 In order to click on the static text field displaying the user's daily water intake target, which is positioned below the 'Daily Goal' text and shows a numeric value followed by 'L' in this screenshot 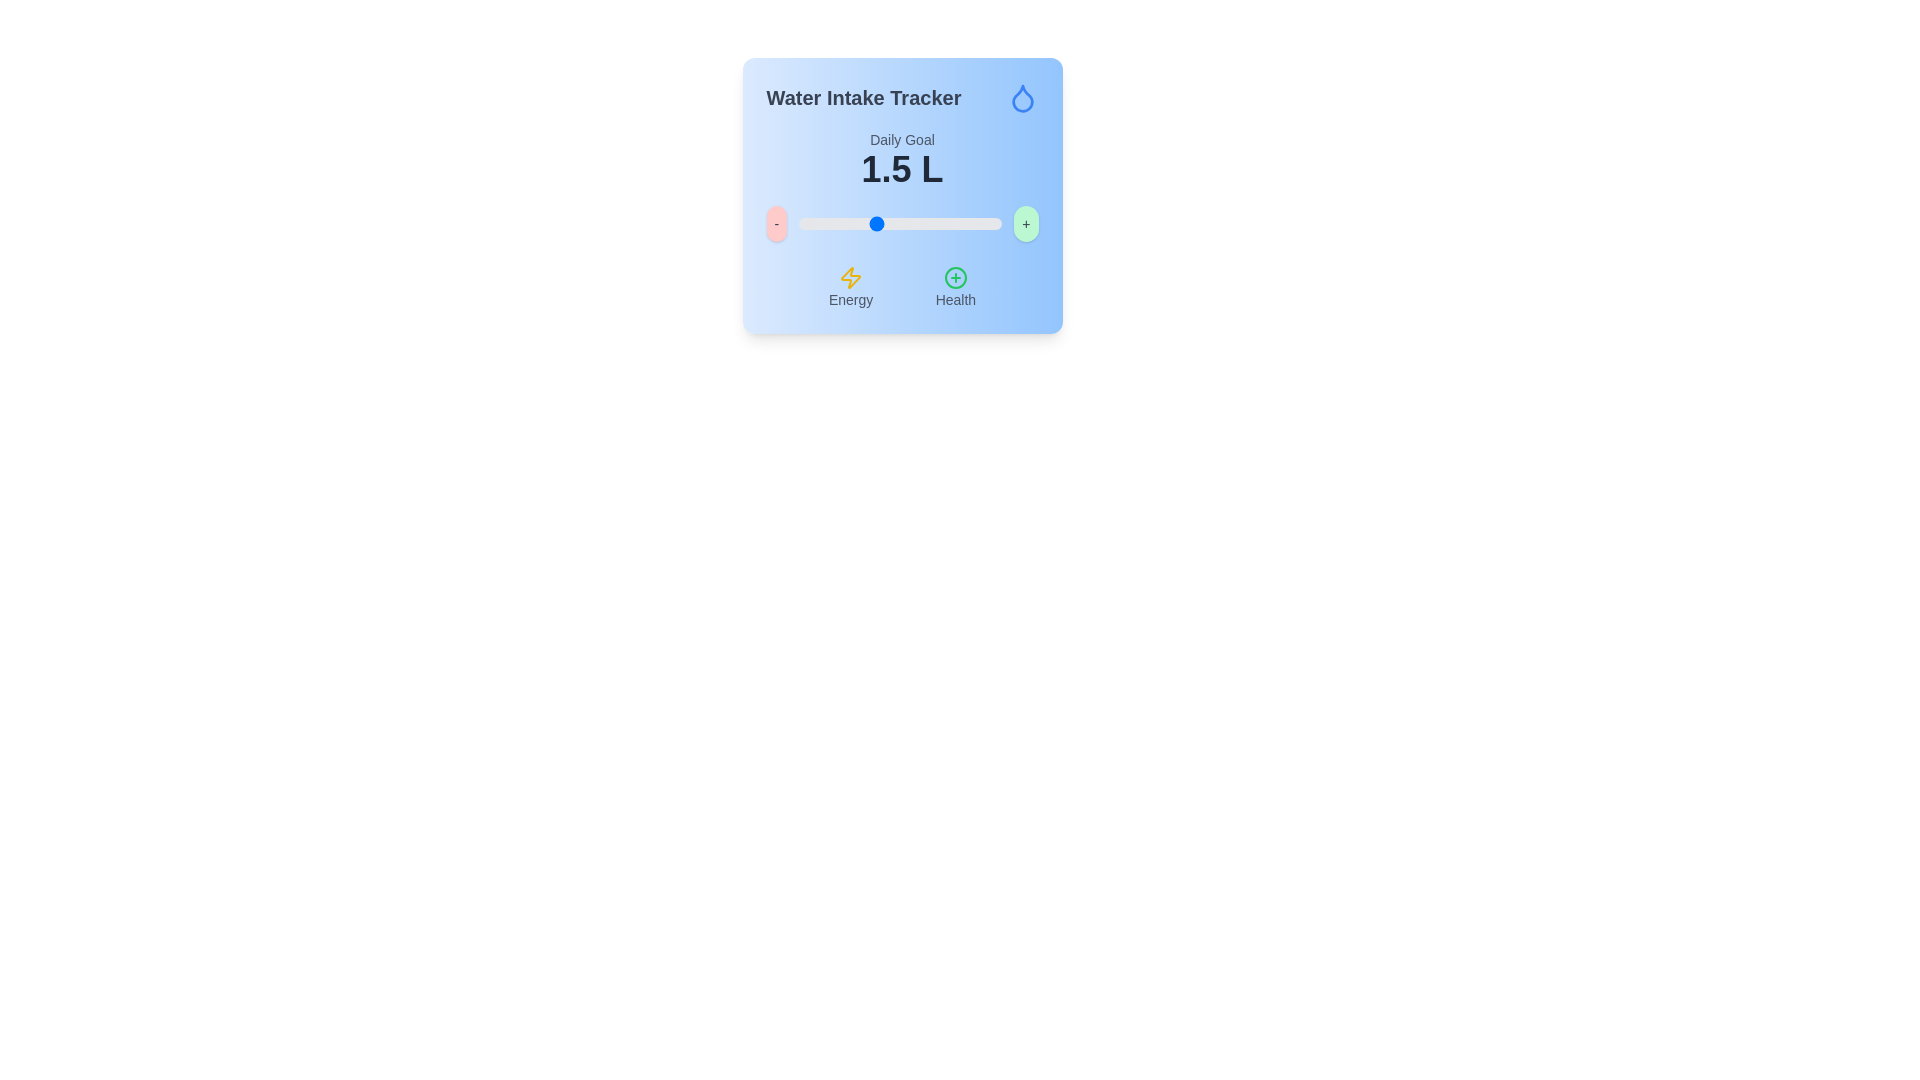, I will do `click(901, 168)`.